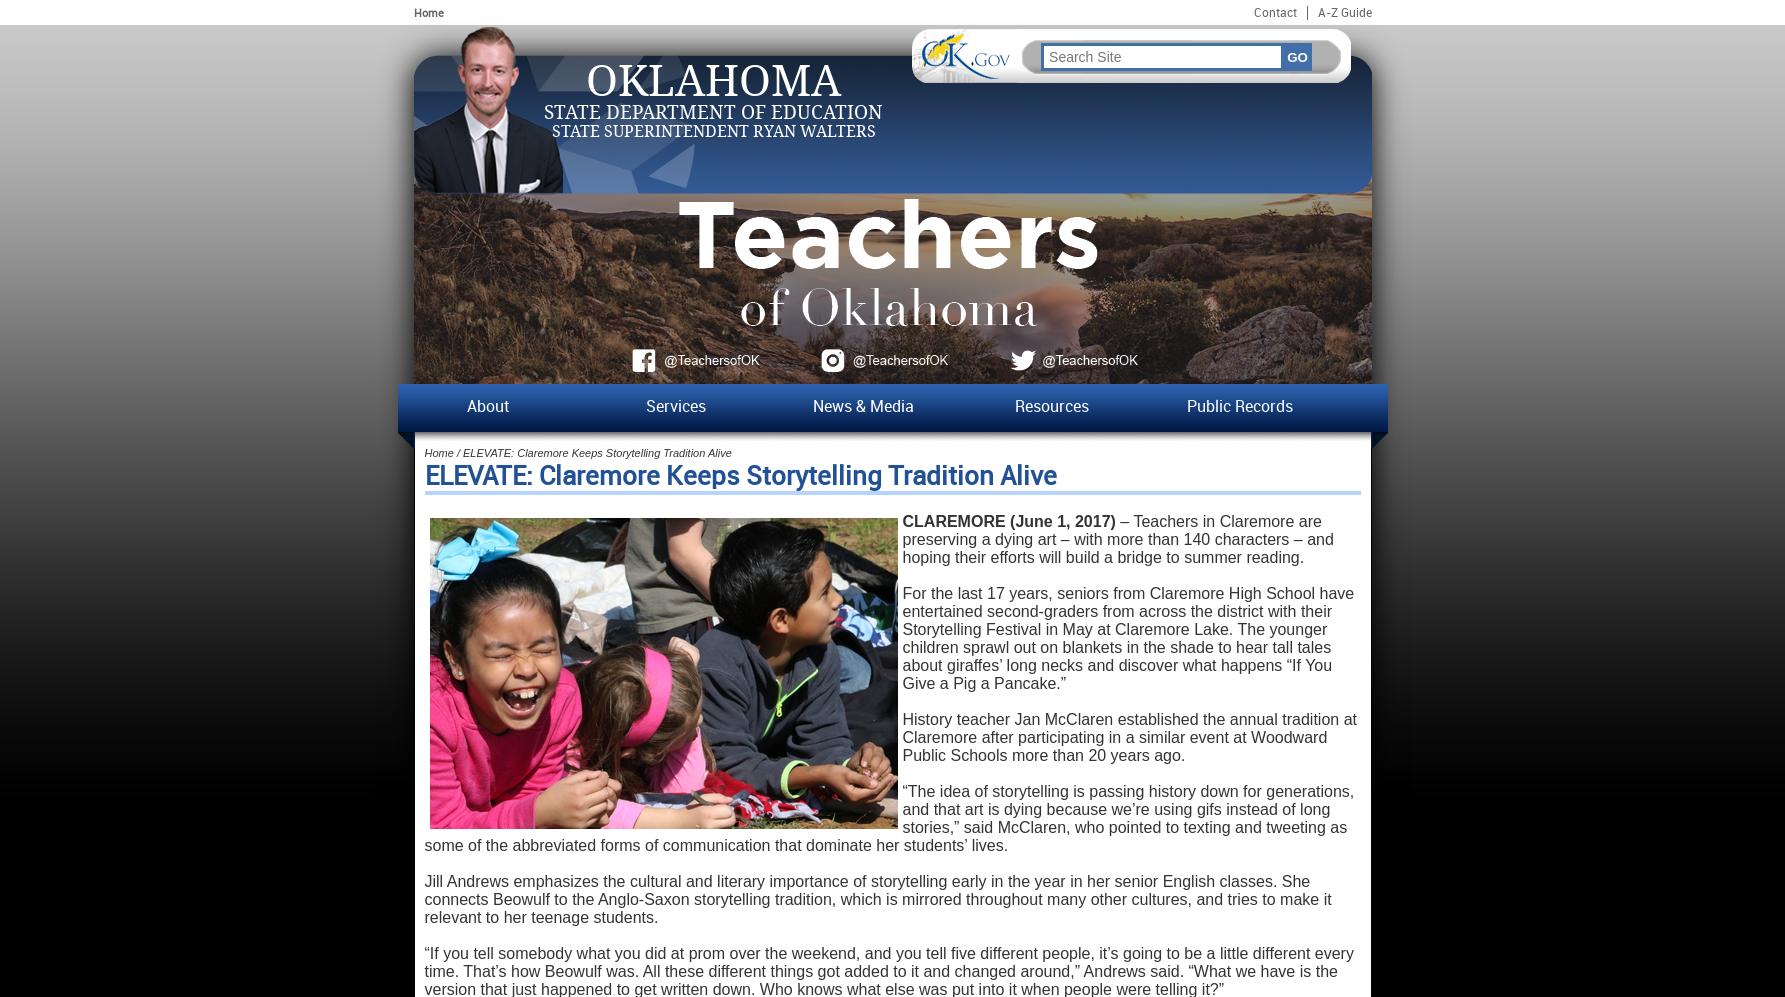 The image size is (1785, 997). What do you see at coordinates (1129, 737) in the screenshot?
I see `'History teacher Jan McClaren established the annual tradition at Claremore after participating in a similar event at Woodward Public Schools more than 20 years ago.'` at bounding box center [1129, 737].